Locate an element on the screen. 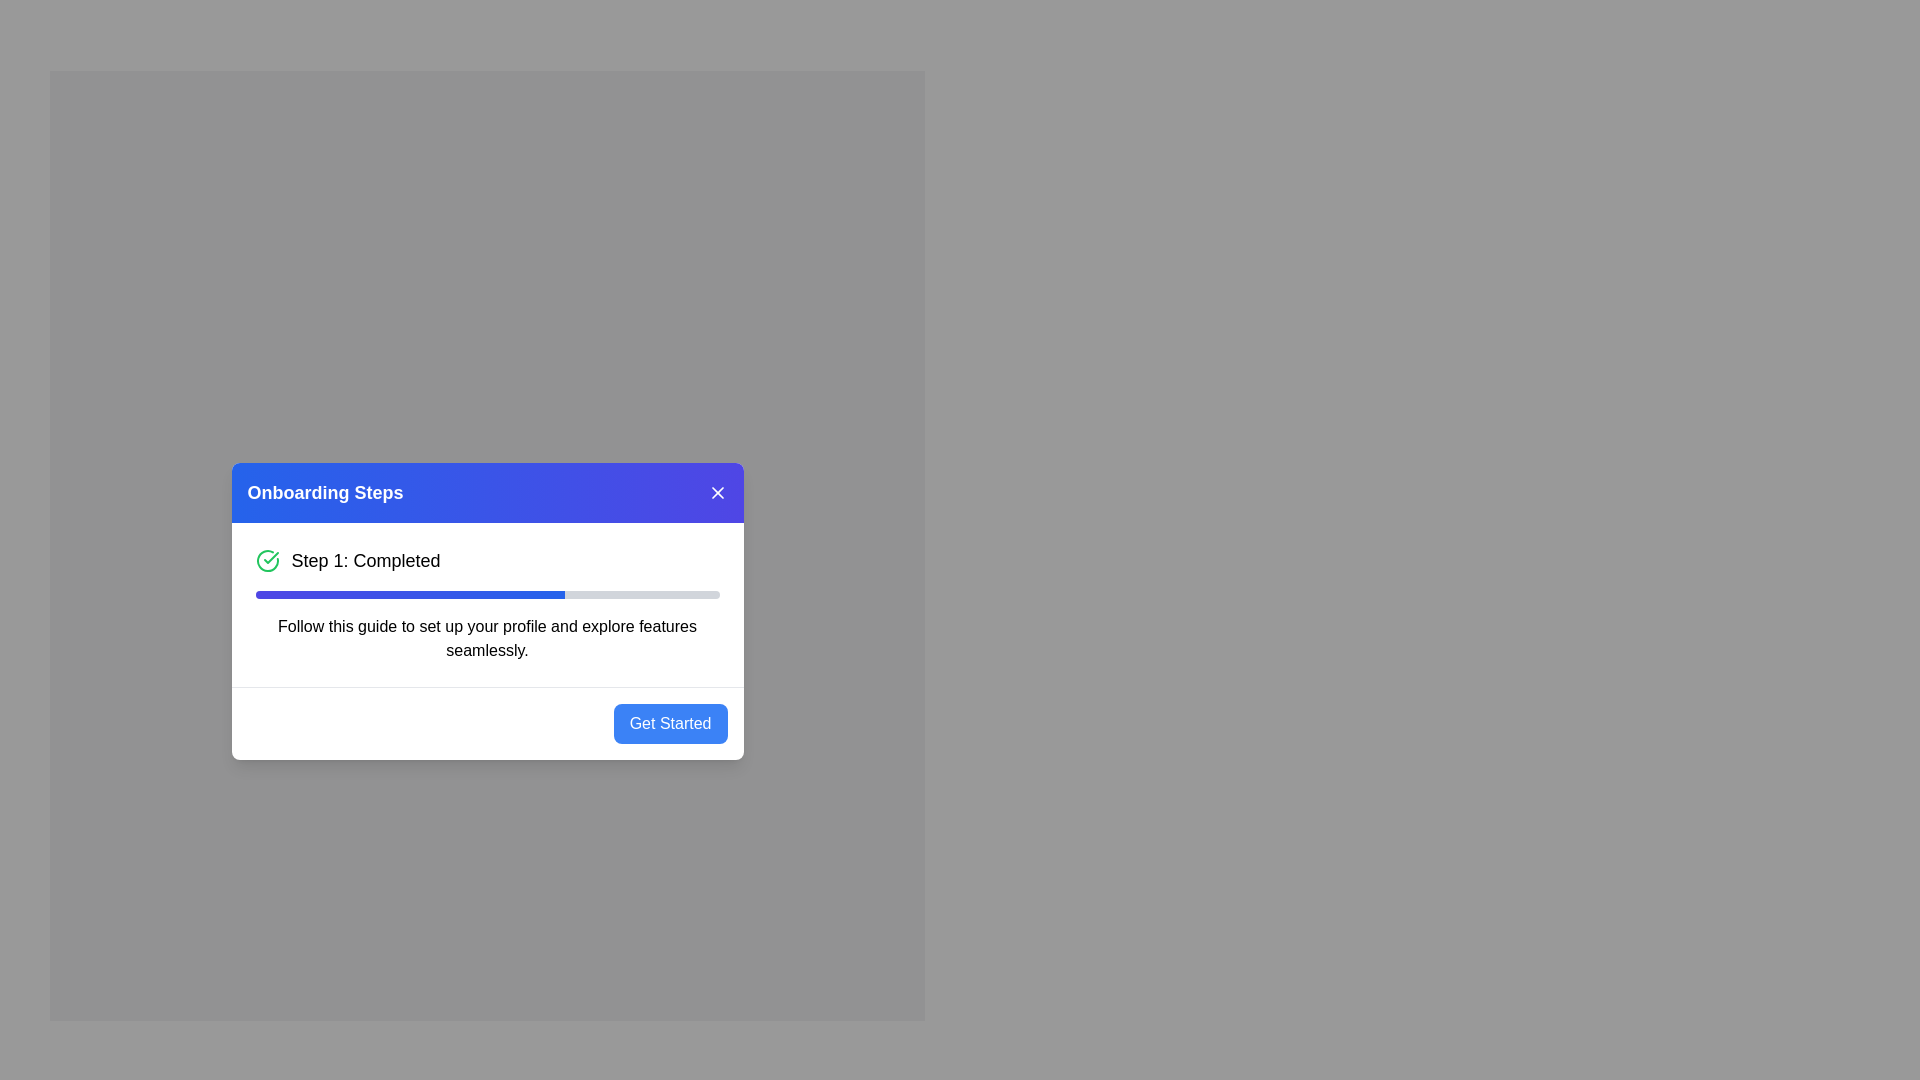 The height and width of the screenshot is (1080, 1920). the close button represented by an 'X' icon on a gradient blue background, located in the top-right corner of the title bar displaying 'Onboarding Steps' is located at coordinates (717, 492).